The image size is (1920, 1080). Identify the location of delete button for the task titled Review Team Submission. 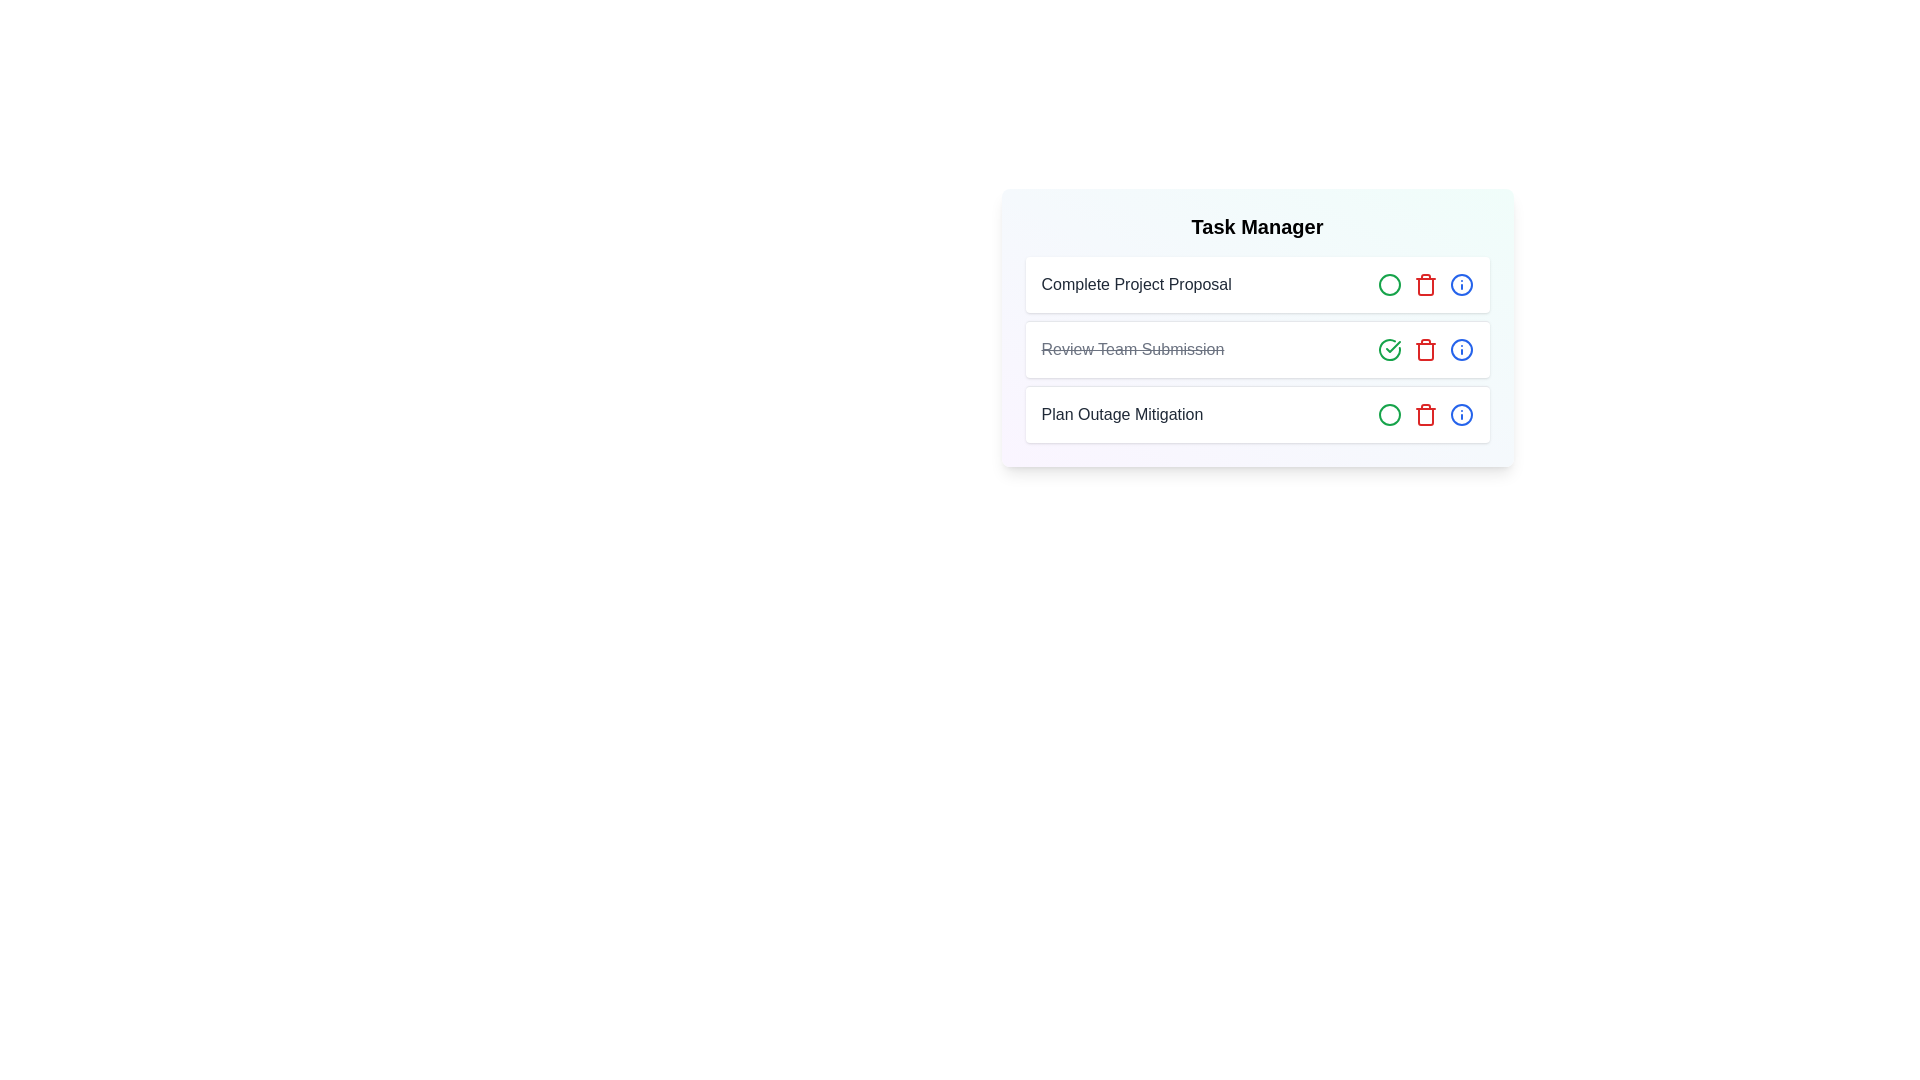
(1424, 349).